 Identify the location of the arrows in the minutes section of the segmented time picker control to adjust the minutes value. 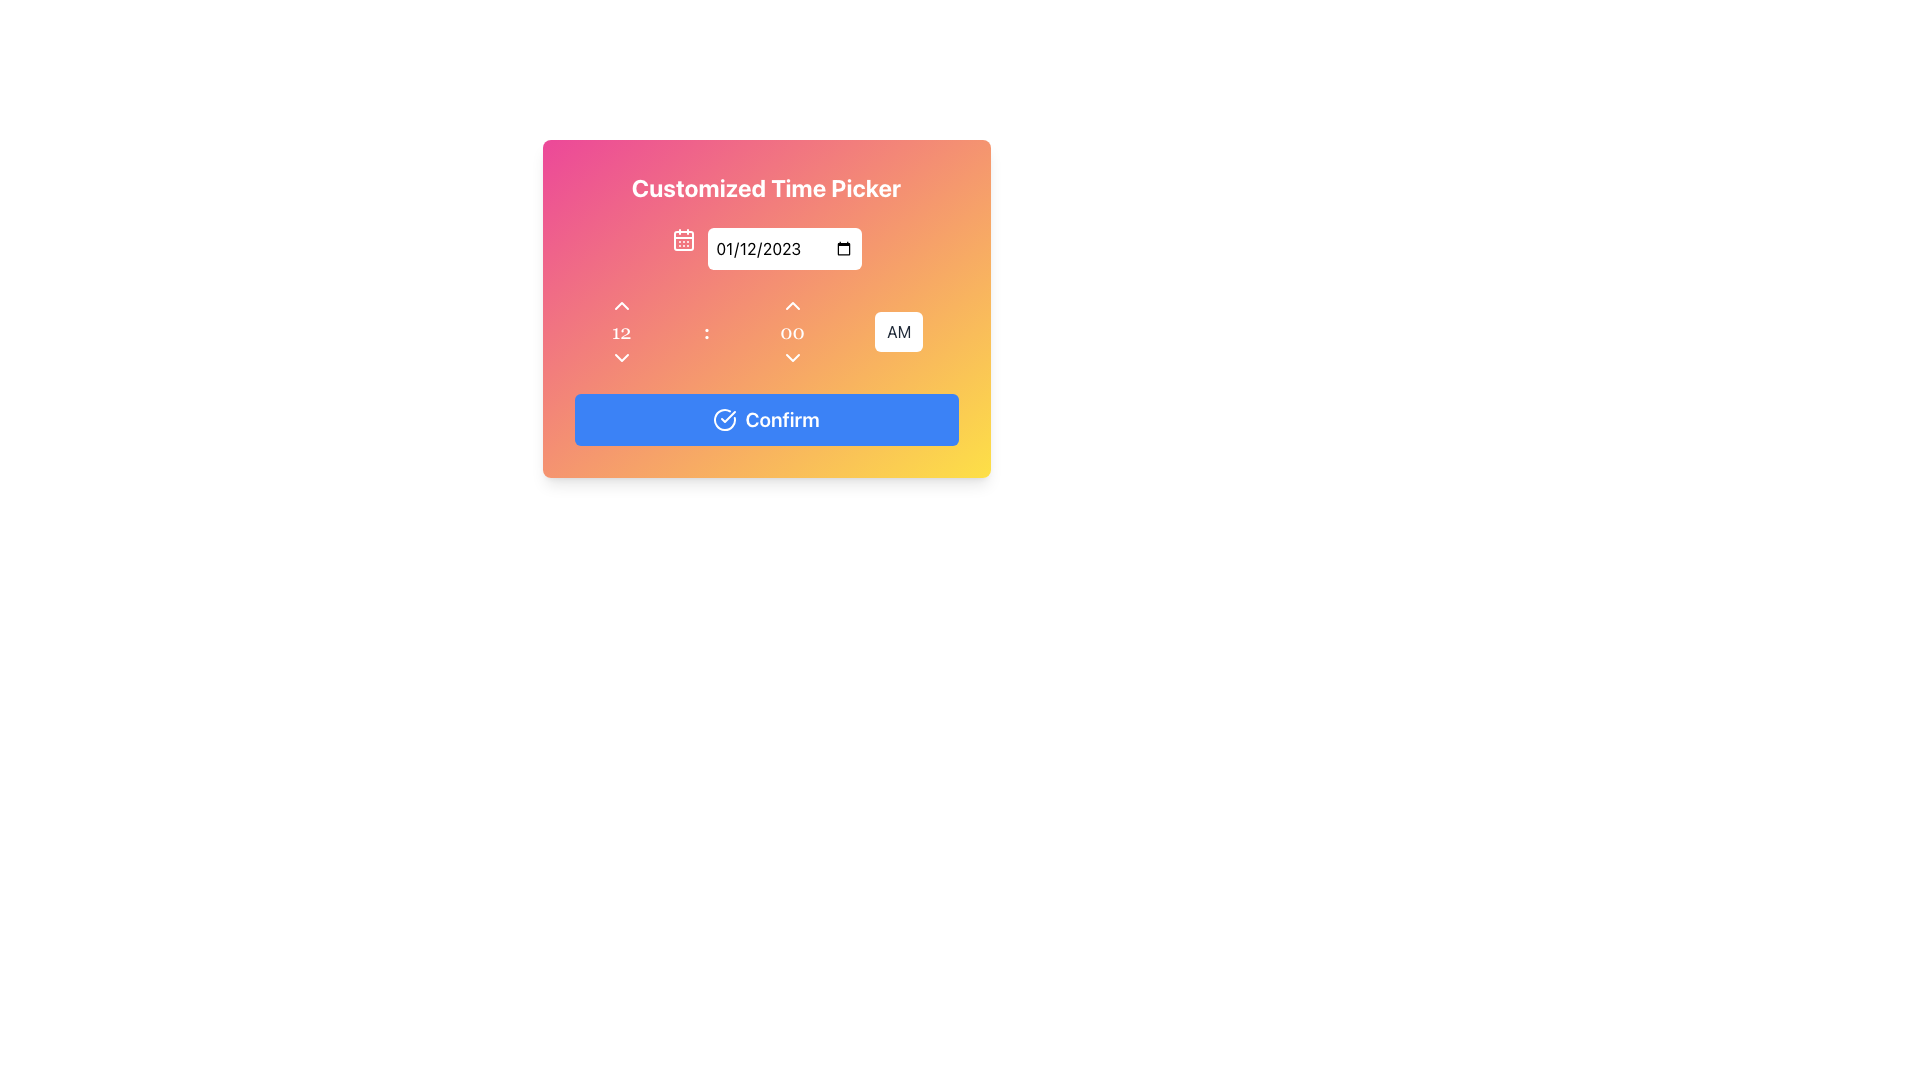
(791, 330).